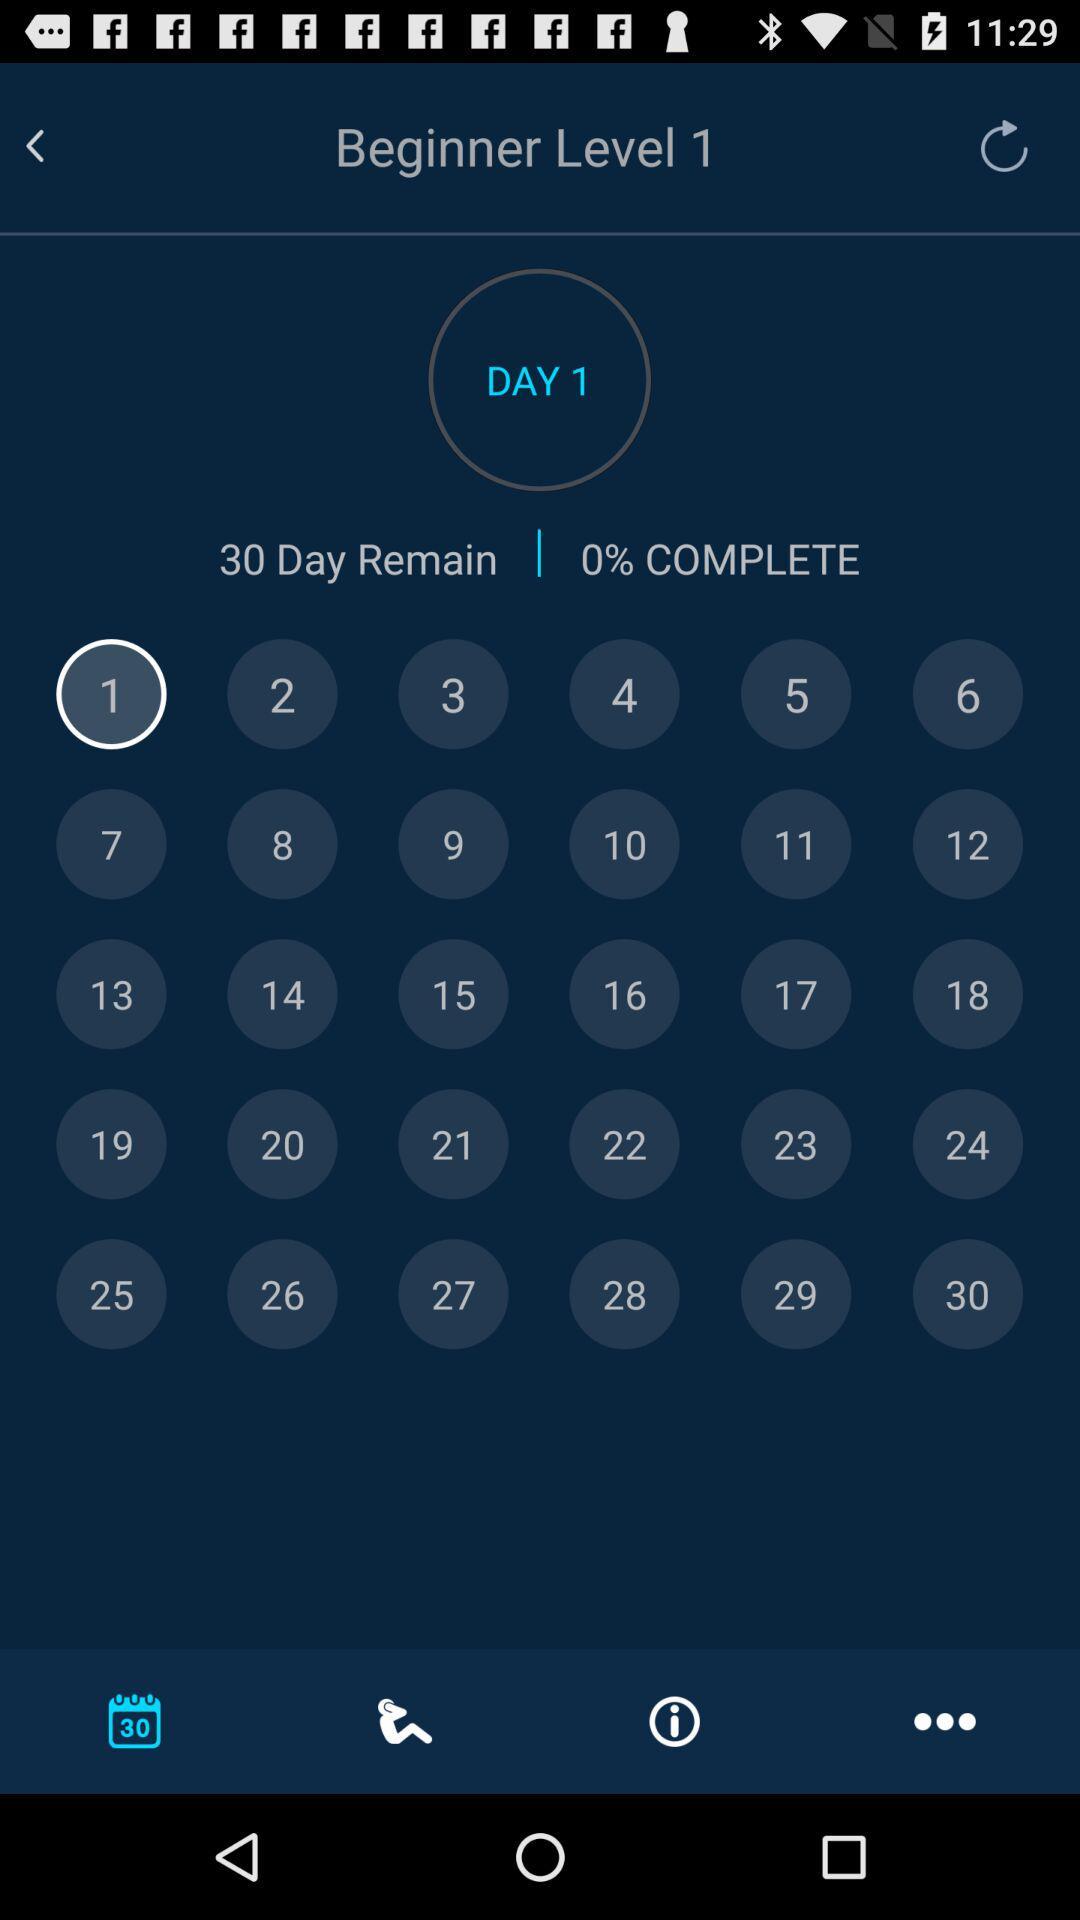 Image resolution: width=1080 pixels, height=1920 pixels. I want to click on display day 6, so click(966, 694).